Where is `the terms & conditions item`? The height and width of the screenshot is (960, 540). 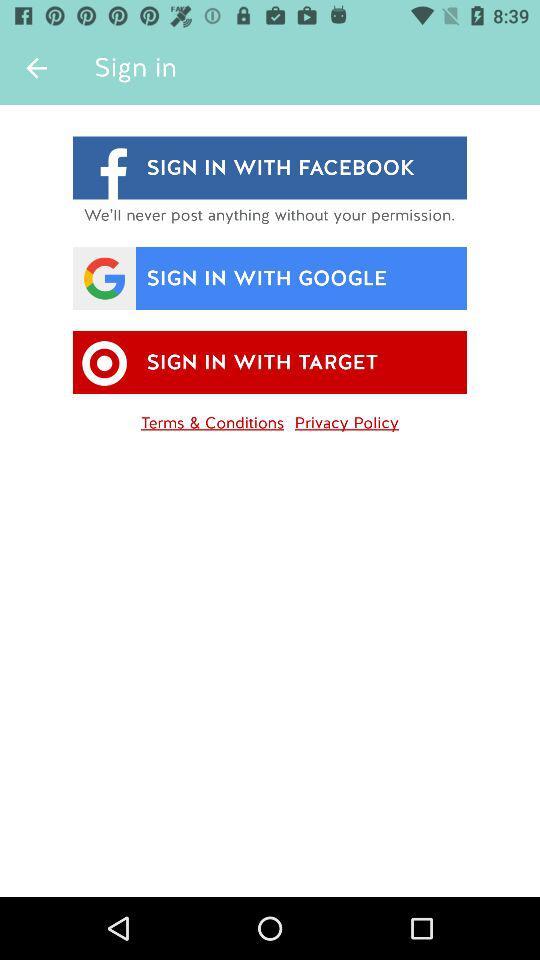 the terms & conditions item is located at coordinates (211, 418).